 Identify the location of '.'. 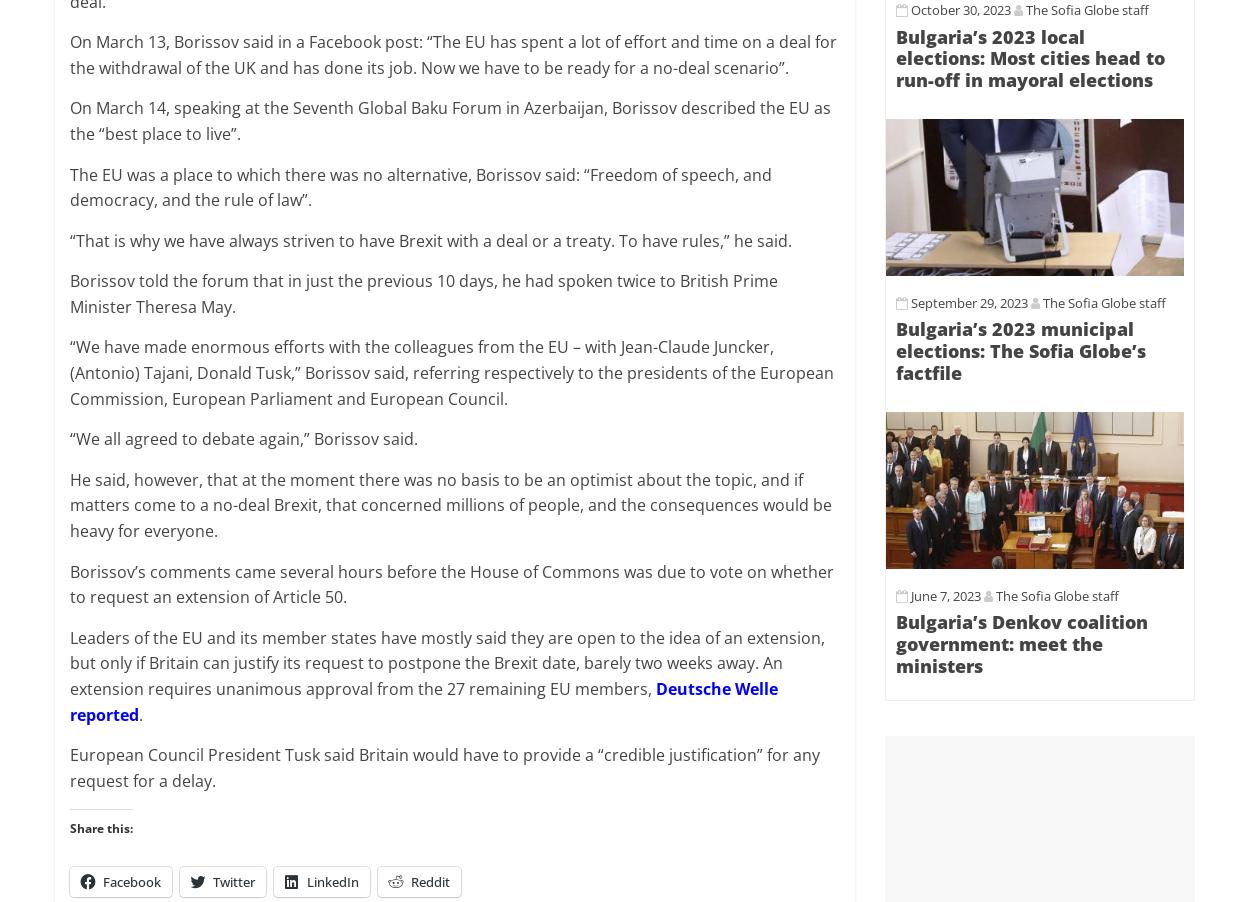
(141, 714).